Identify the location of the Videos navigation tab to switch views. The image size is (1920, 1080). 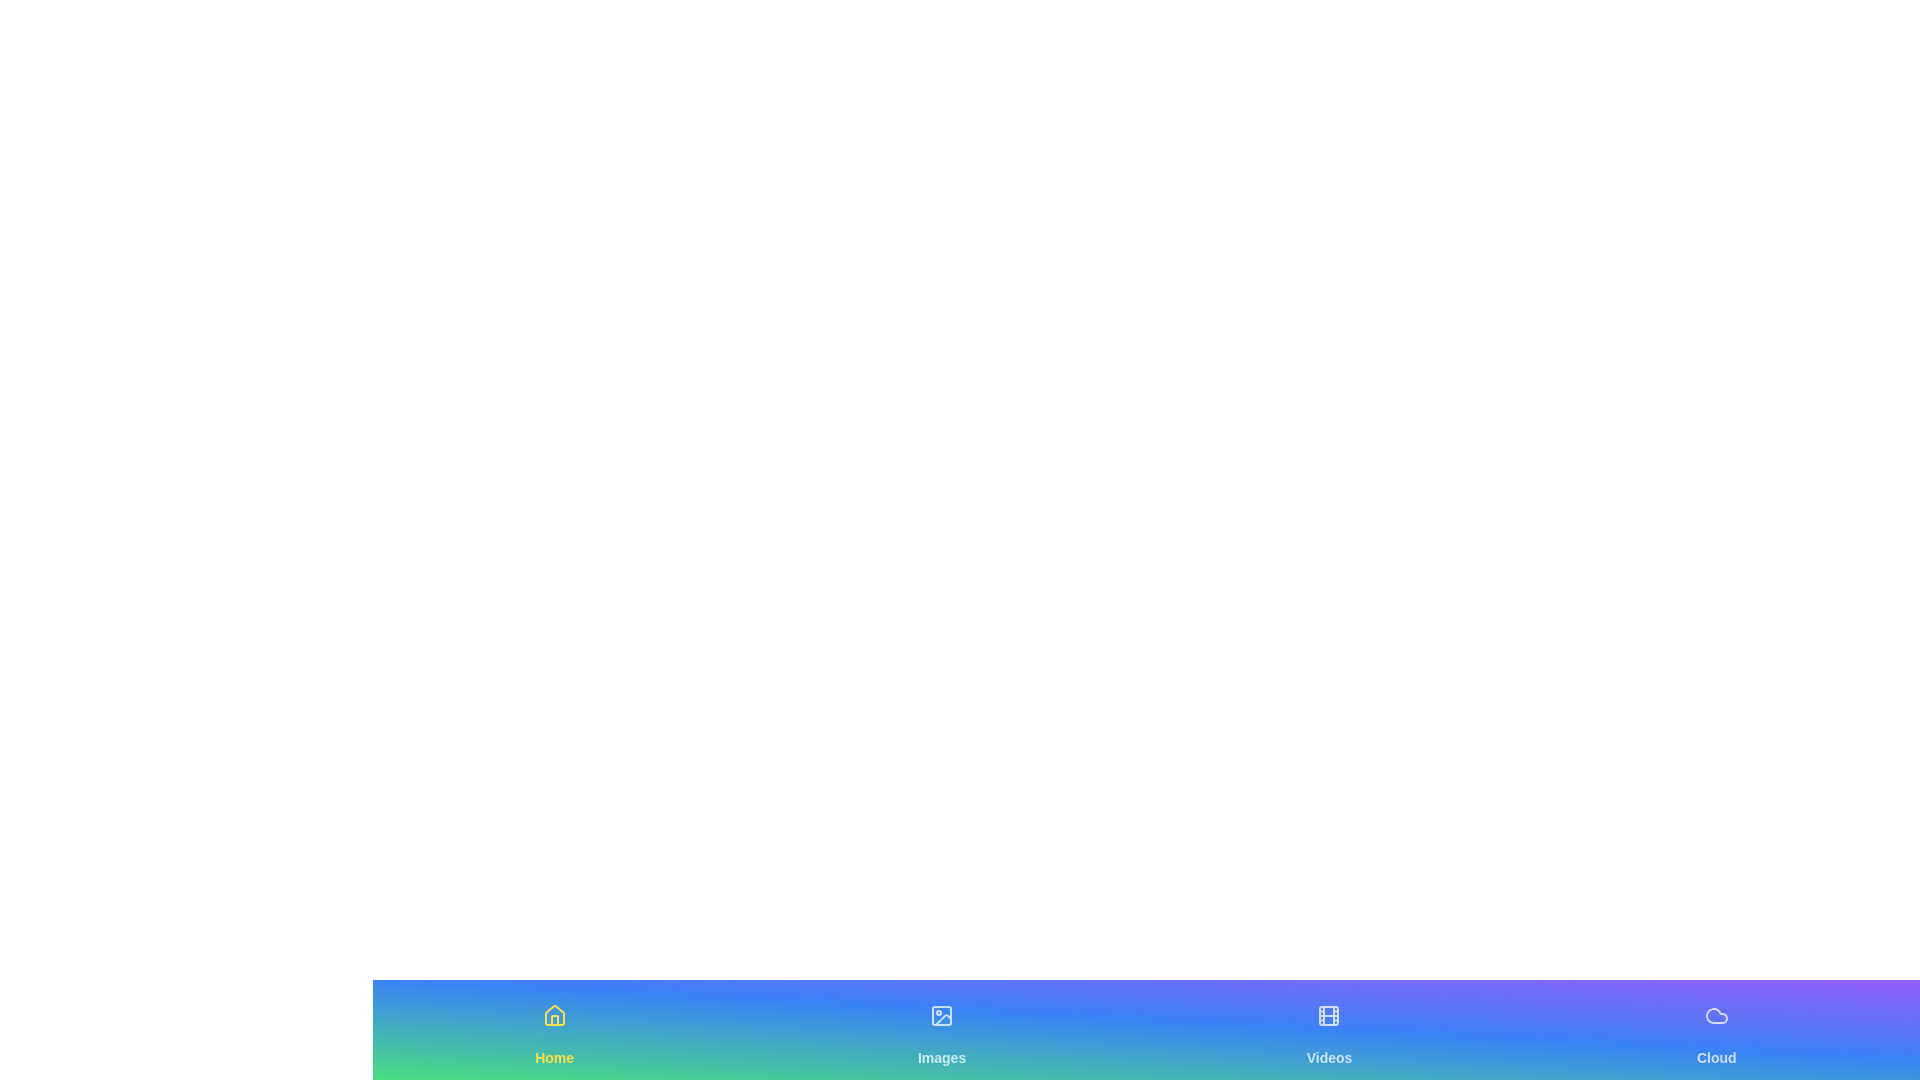
(1329, 1029).